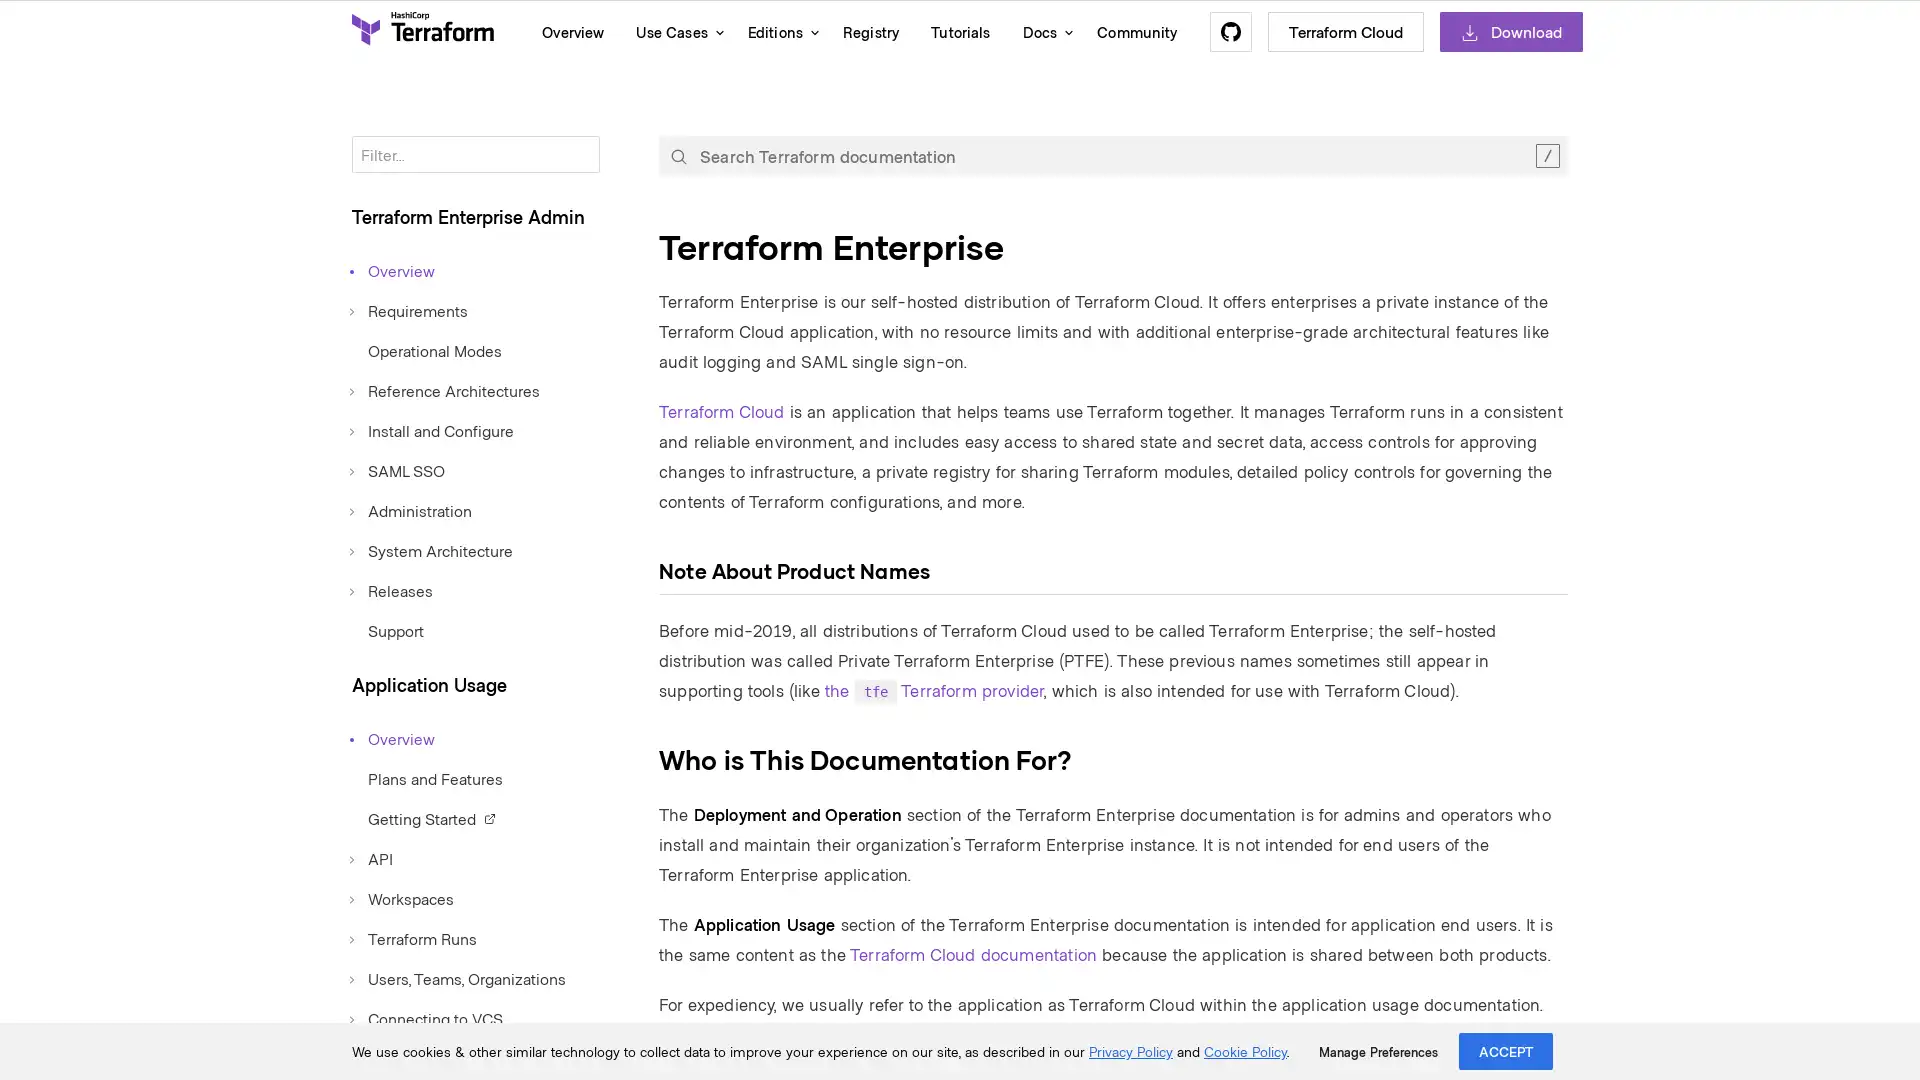  What do you see at coordinates (1042, 31) in the screenshot?
I see `Docs` at bounding box center [1042, 31].